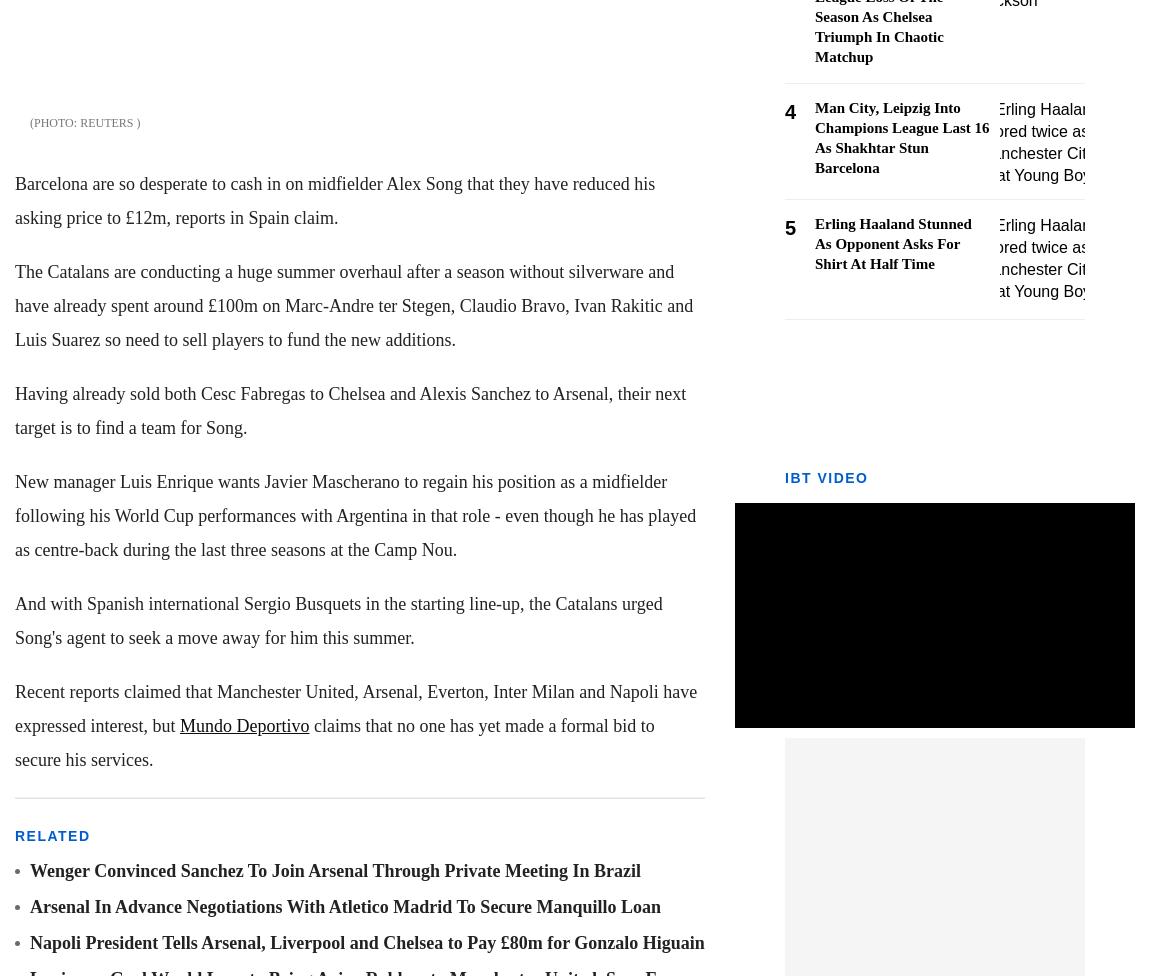 This screenshot has width=1150, height=976. I want to click on 'Having already sold both Cesc Fabregas to Chelsea and Alexis Sanchez to Arsenal, their next target is to find a team for Song.', so click(350, 409).